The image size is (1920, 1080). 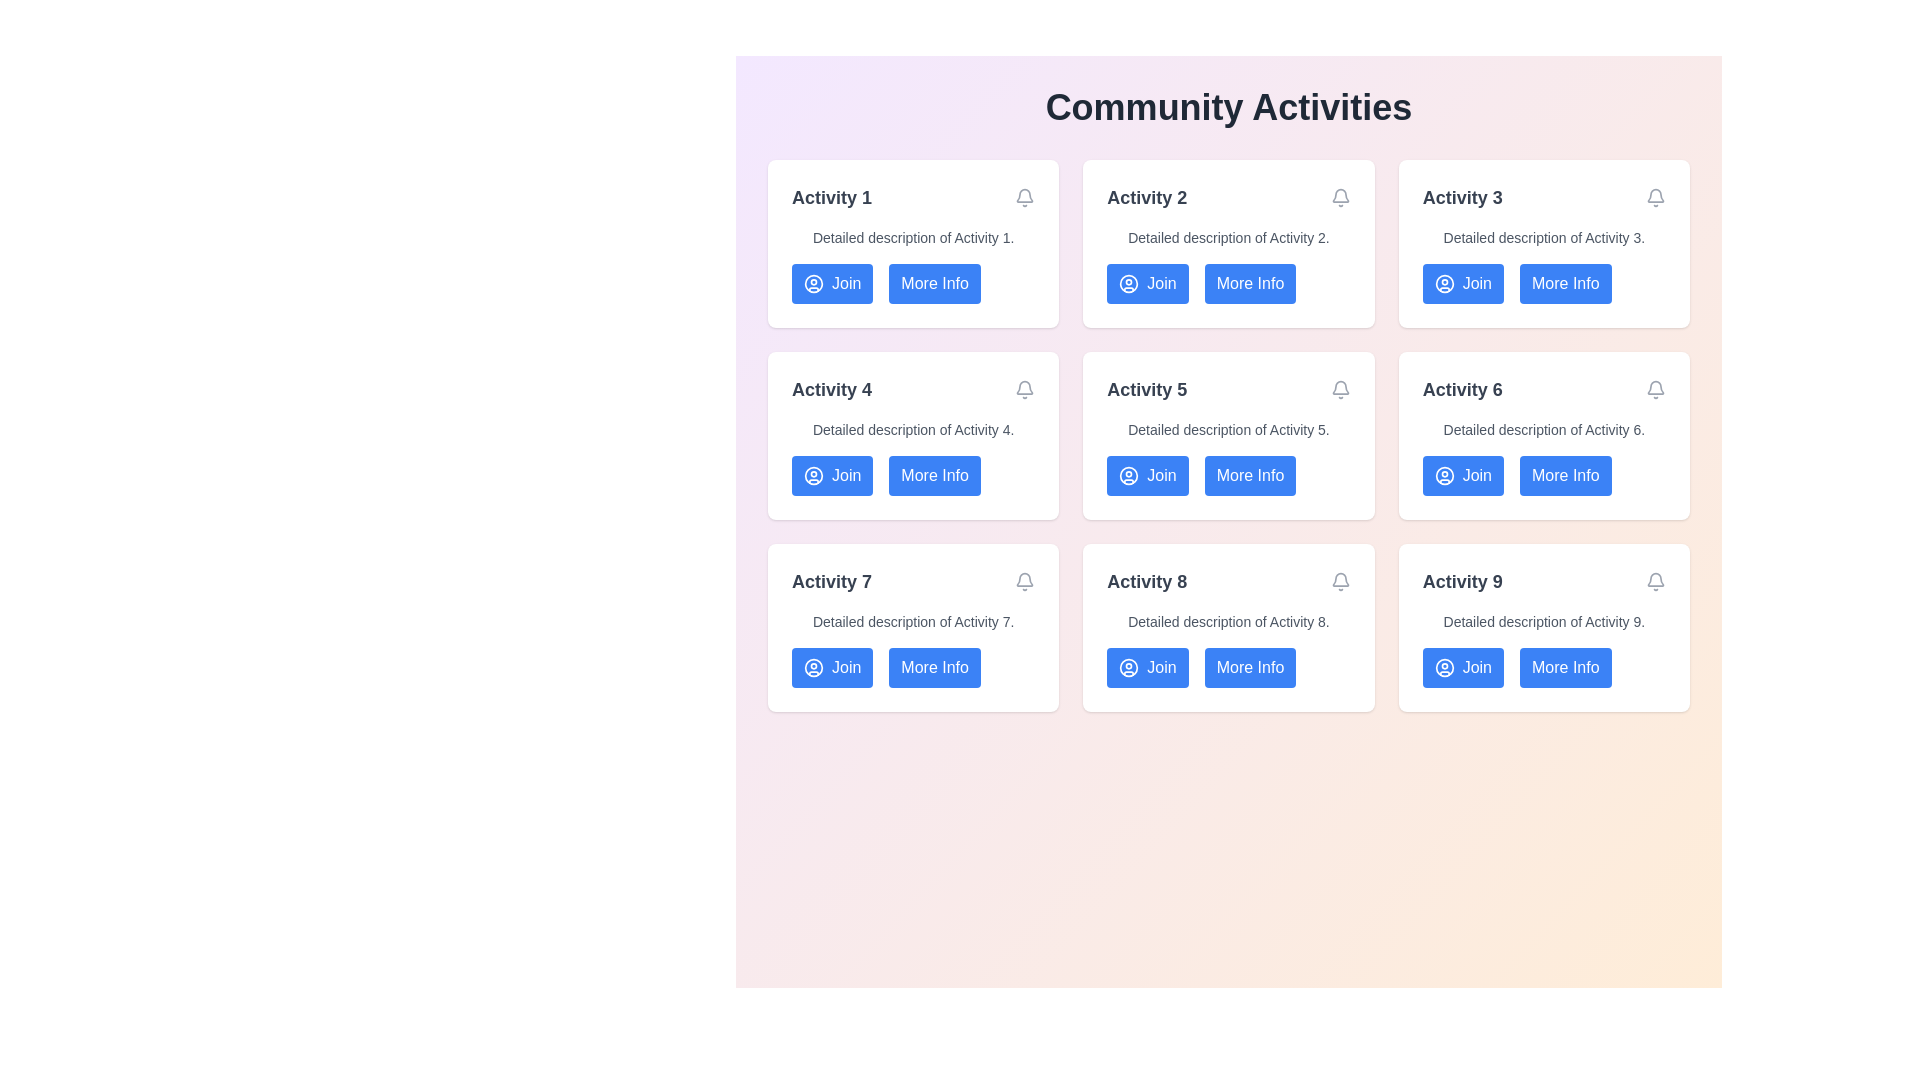 What do you see at coordinates (814, 667) in the screenshot?
I see `the Circle (SVG Element) representing a user icon within the 'Activity 7' card in the bottom row, first column of the grid of activity cards` at bounding box center [814, 667].